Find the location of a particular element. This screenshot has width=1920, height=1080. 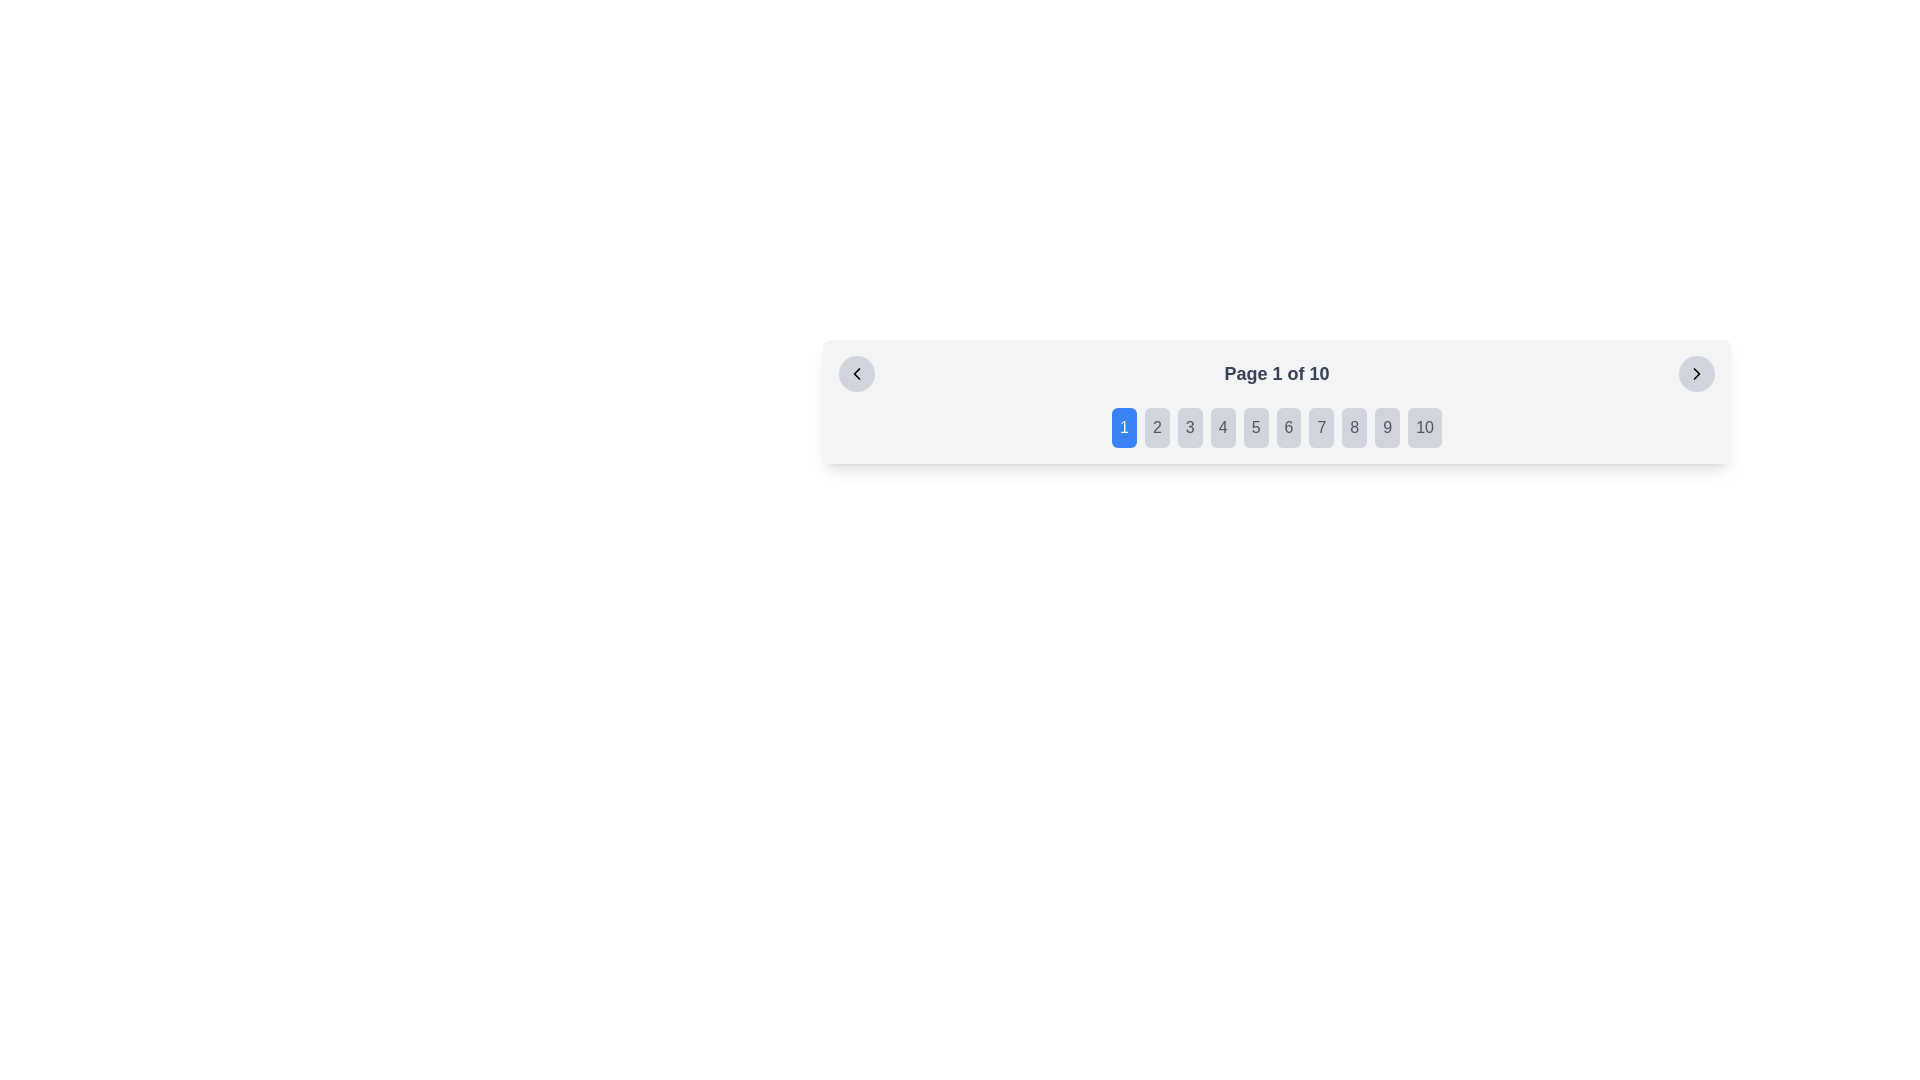

the left-facing chevron arrow in the navigation bar is located at coordinates (857, 374).